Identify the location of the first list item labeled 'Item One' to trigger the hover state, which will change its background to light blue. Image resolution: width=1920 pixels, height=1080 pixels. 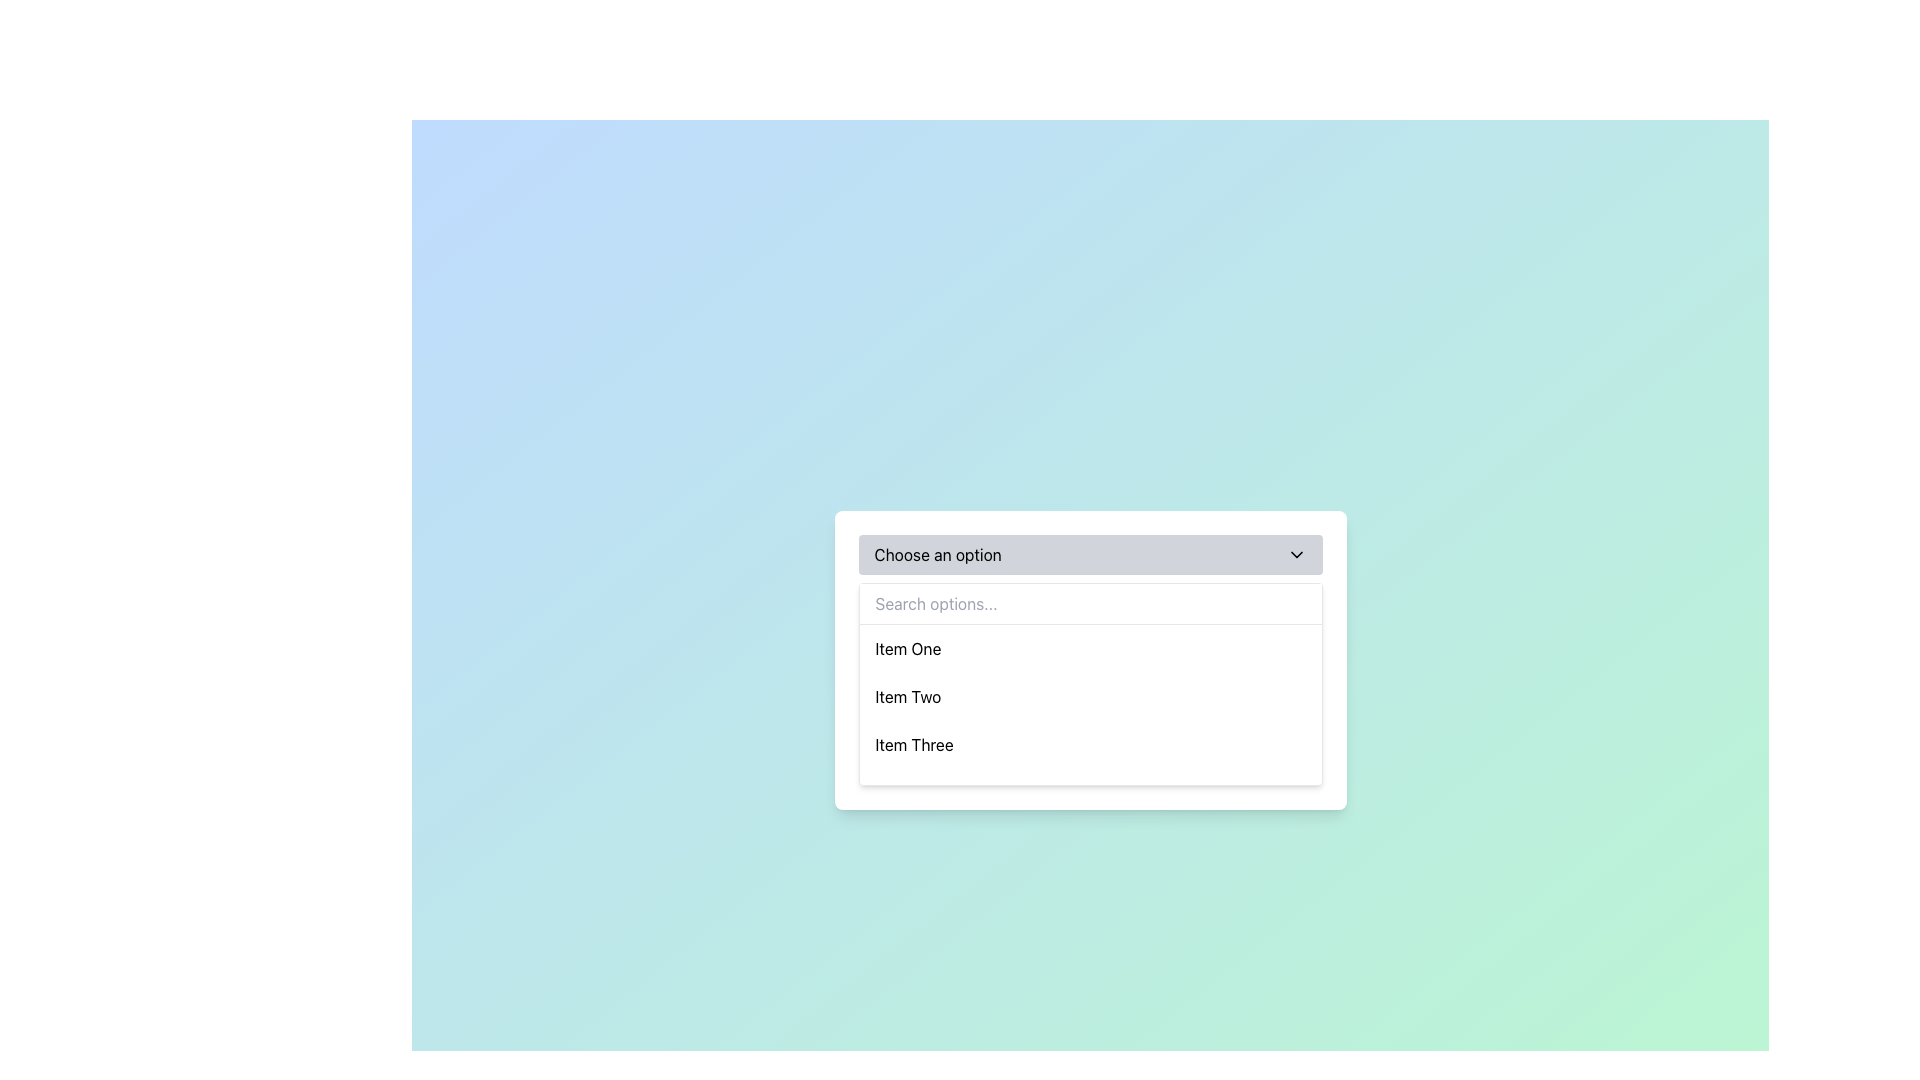
(1089, 648).